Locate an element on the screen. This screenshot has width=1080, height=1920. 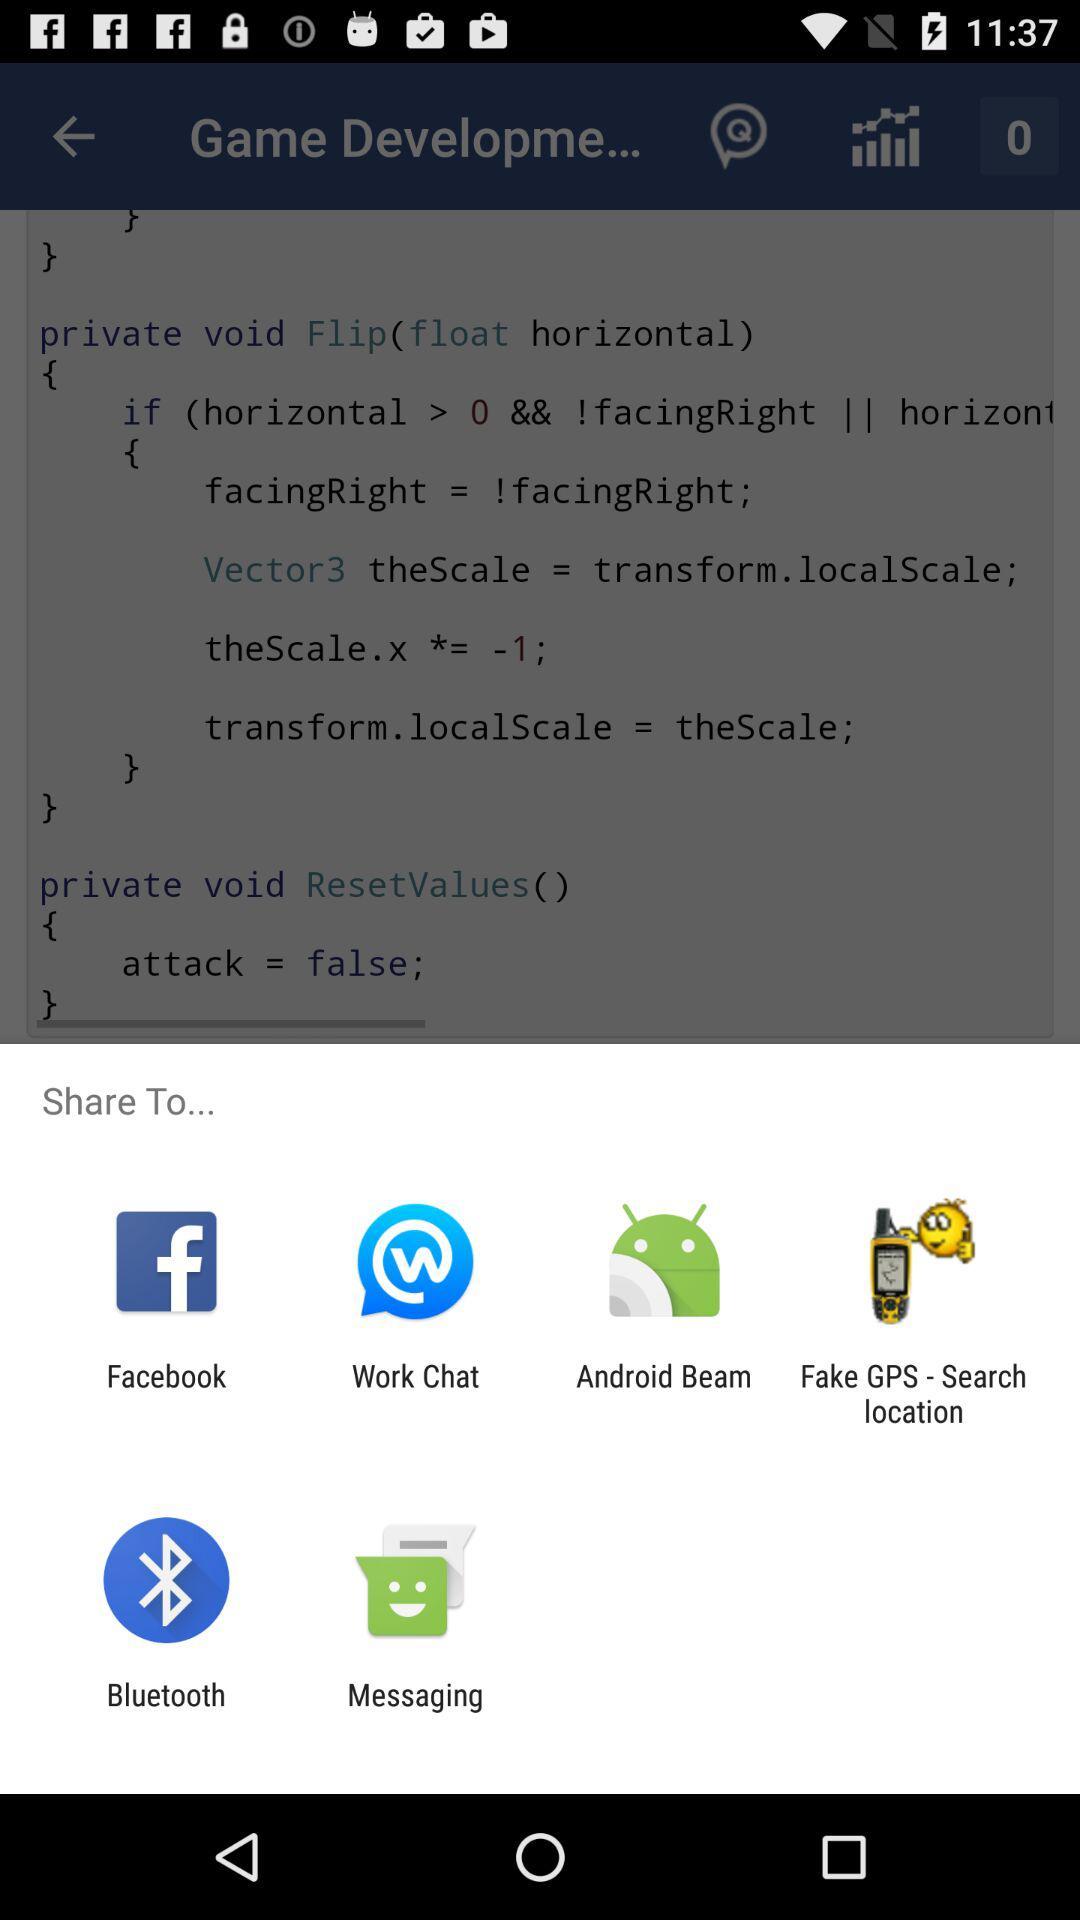
the icon to the right of the facebook item is located at coordinates (414, 1392).